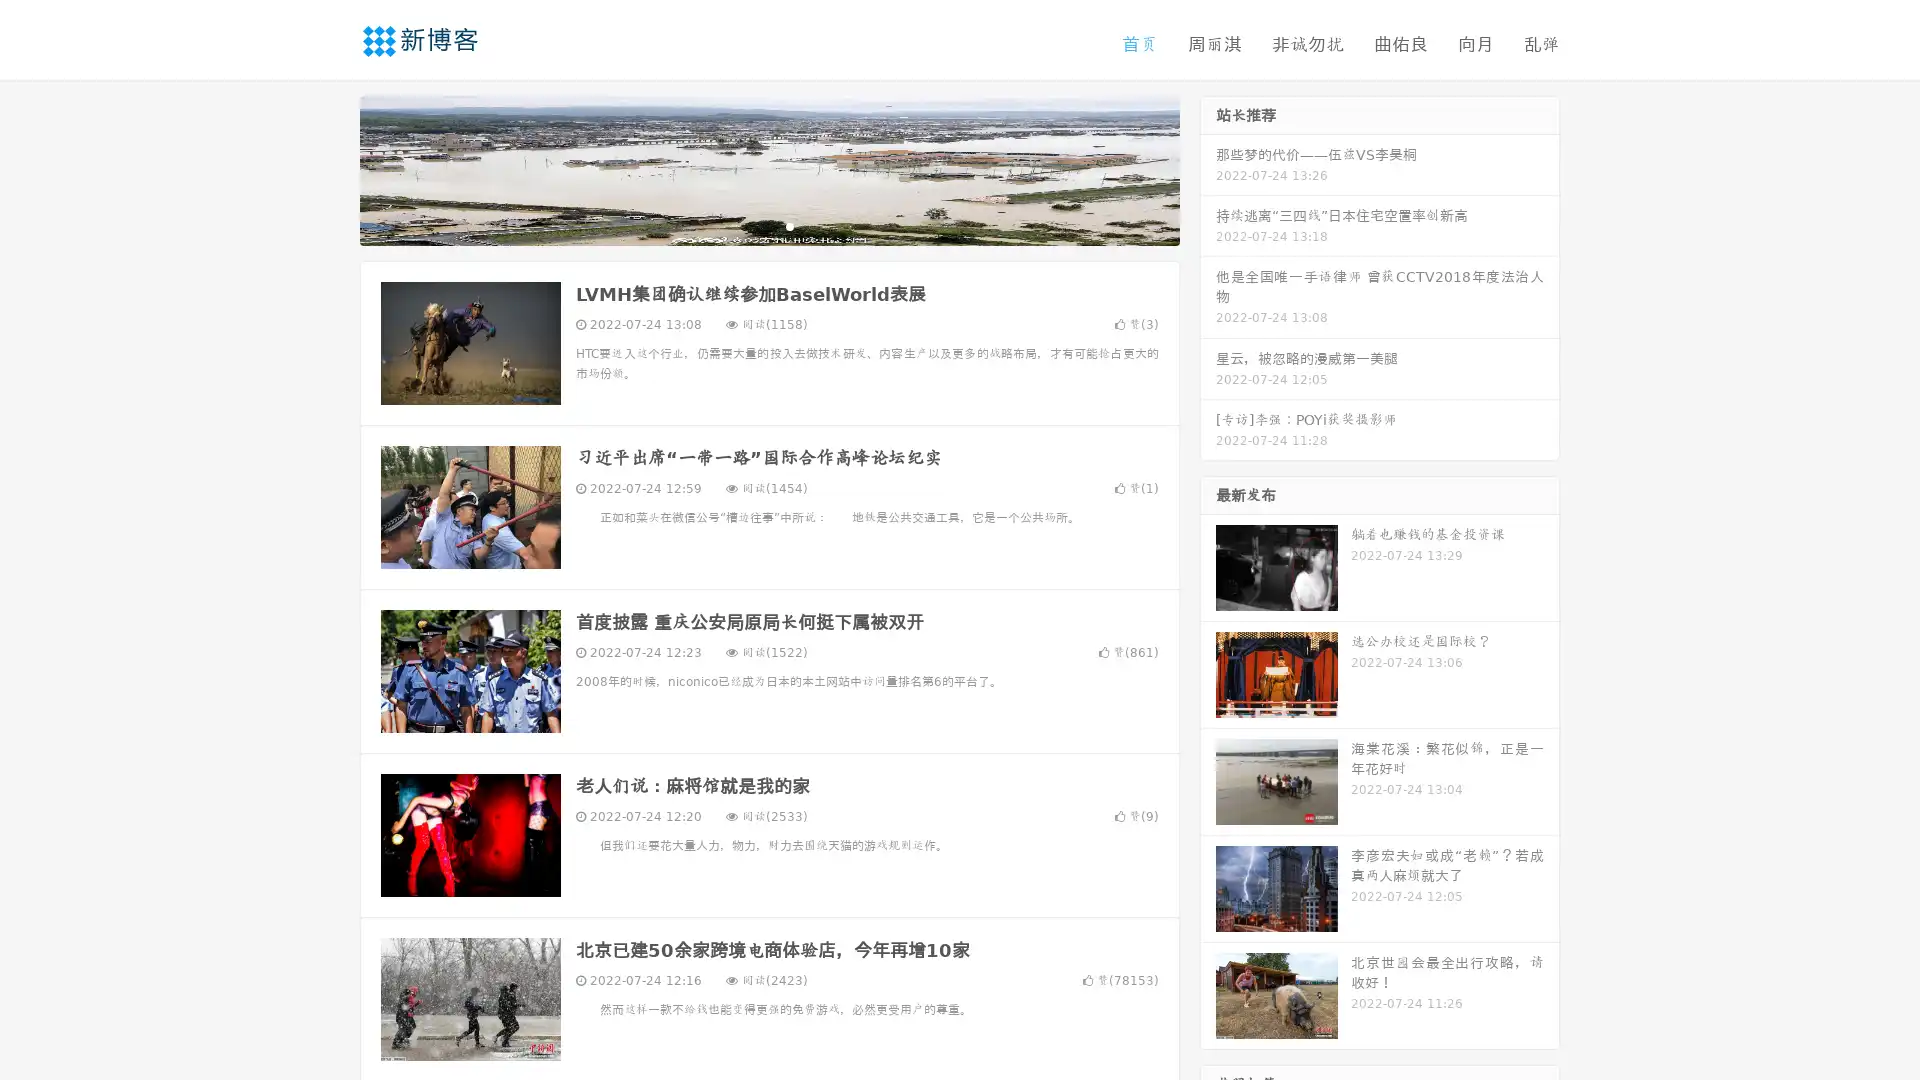 The image size is (1920, 1080). What do you see at coordinates (768, 225) in the screenshot?
I see `Go to slide 2` at bounding box center [768, 225].